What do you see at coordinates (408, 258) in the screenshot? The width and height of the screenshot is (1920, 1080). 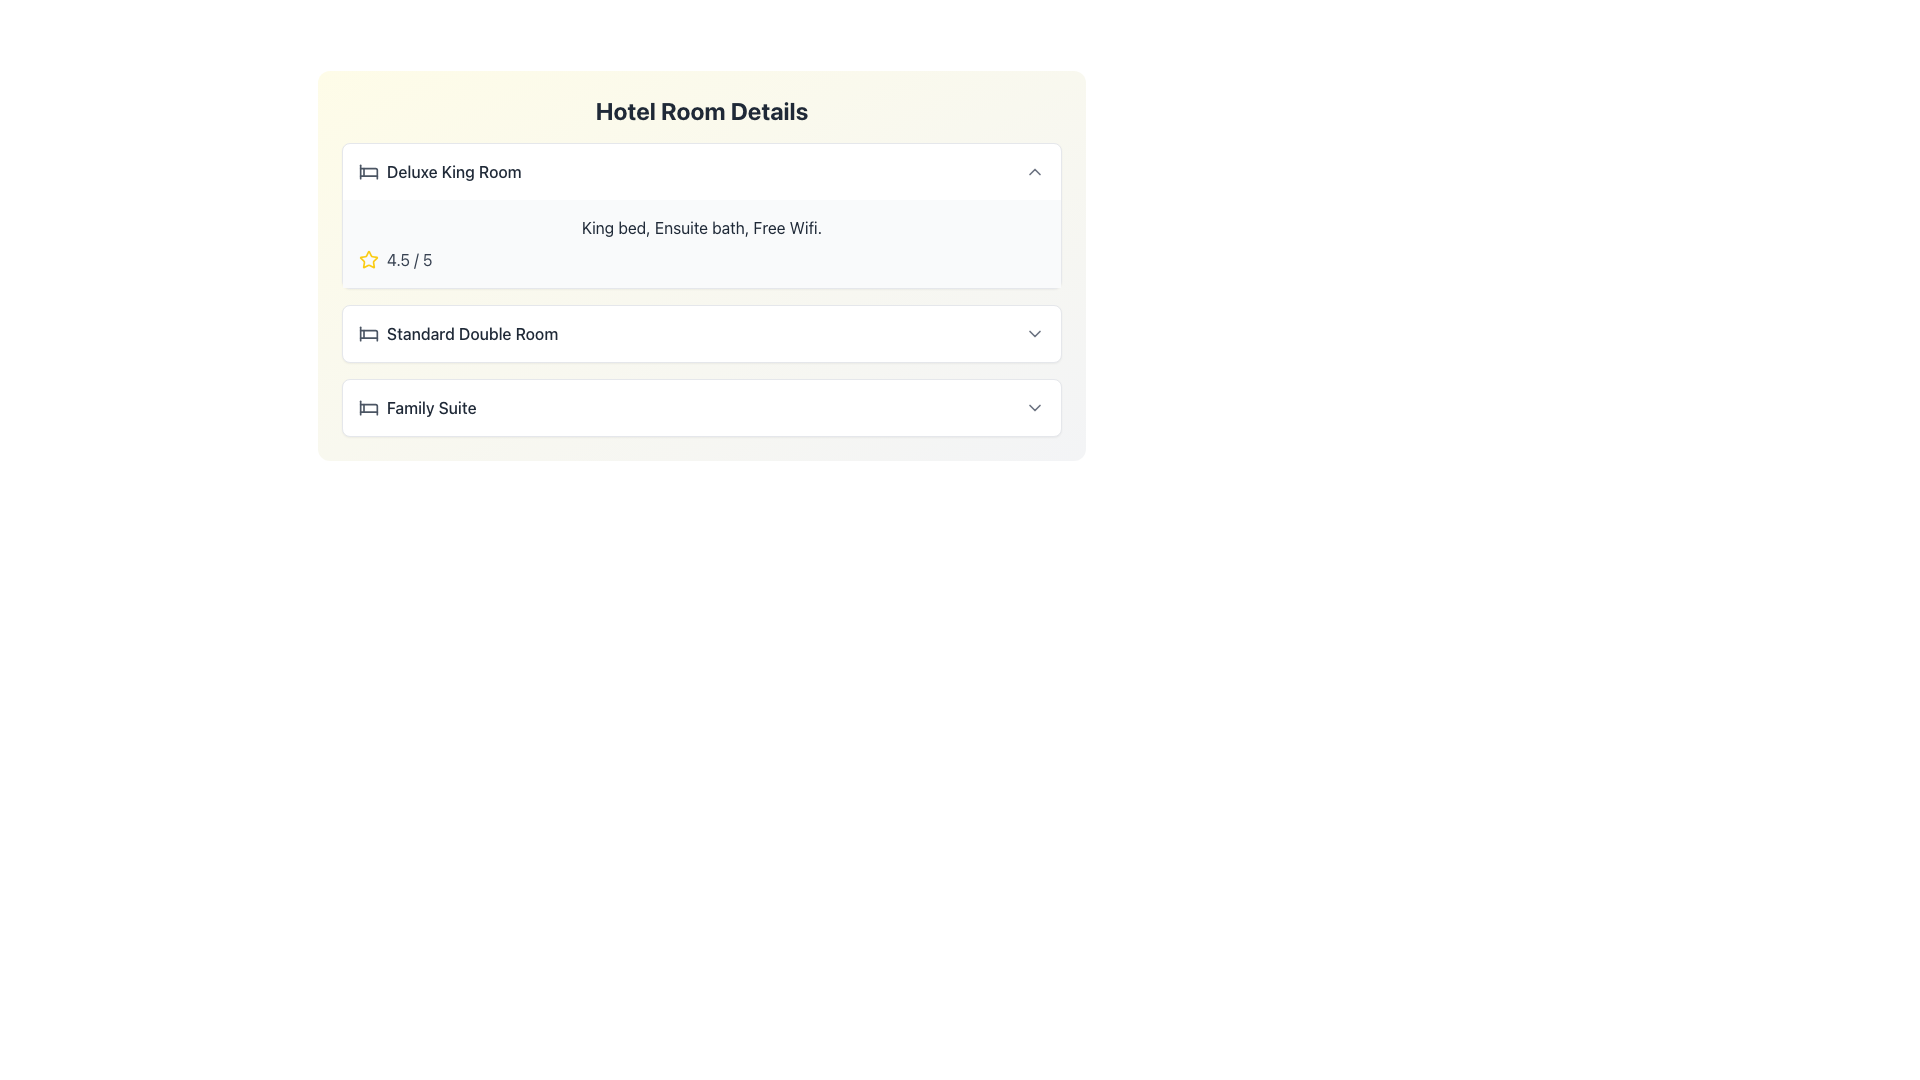 I see `numeric label reading '4.5 / 5' which is styled in gray font and positioned to the right of the yellow star icon, indicating the rating for the 'Deluxe King Room'` at bounding box center [408, 258].